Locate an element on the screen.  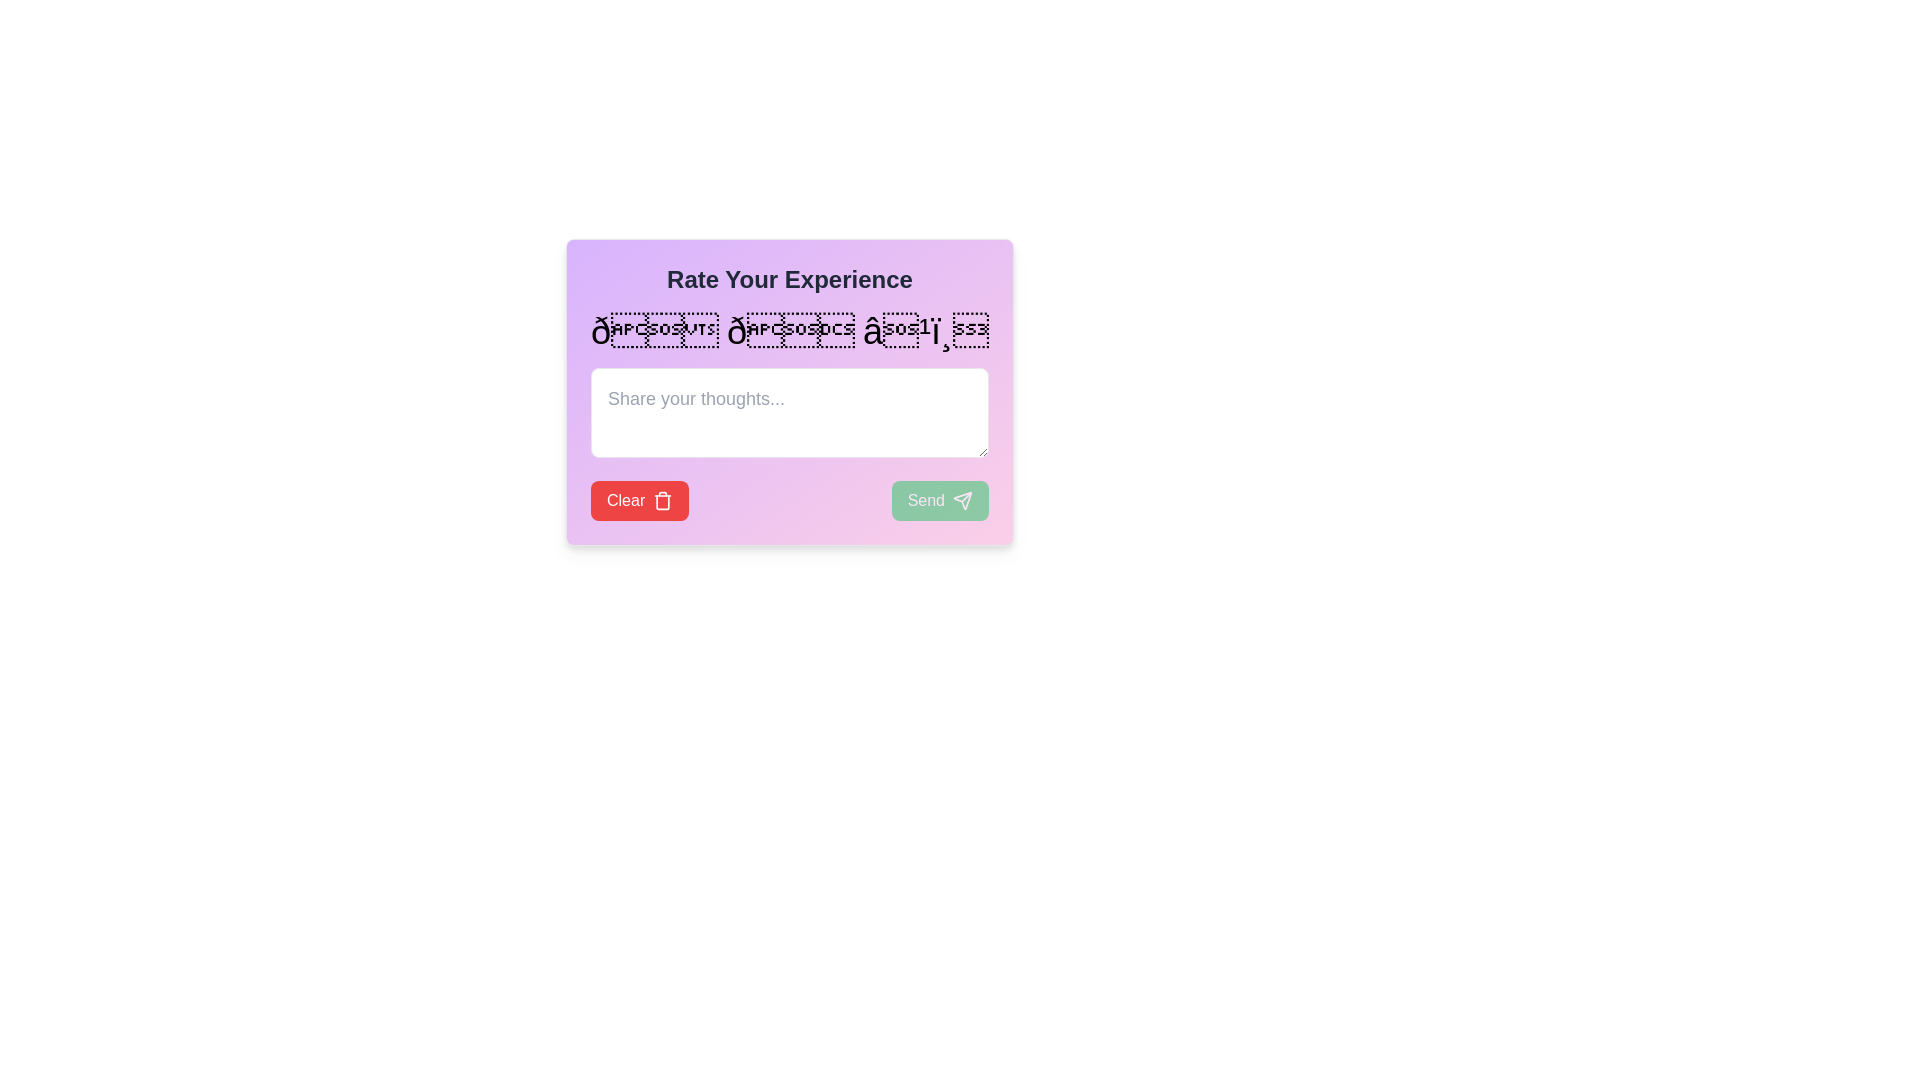
the group of interactive emoji-like icons representing expressions ranging from happy to neutral is located at coordinates (789, 330).